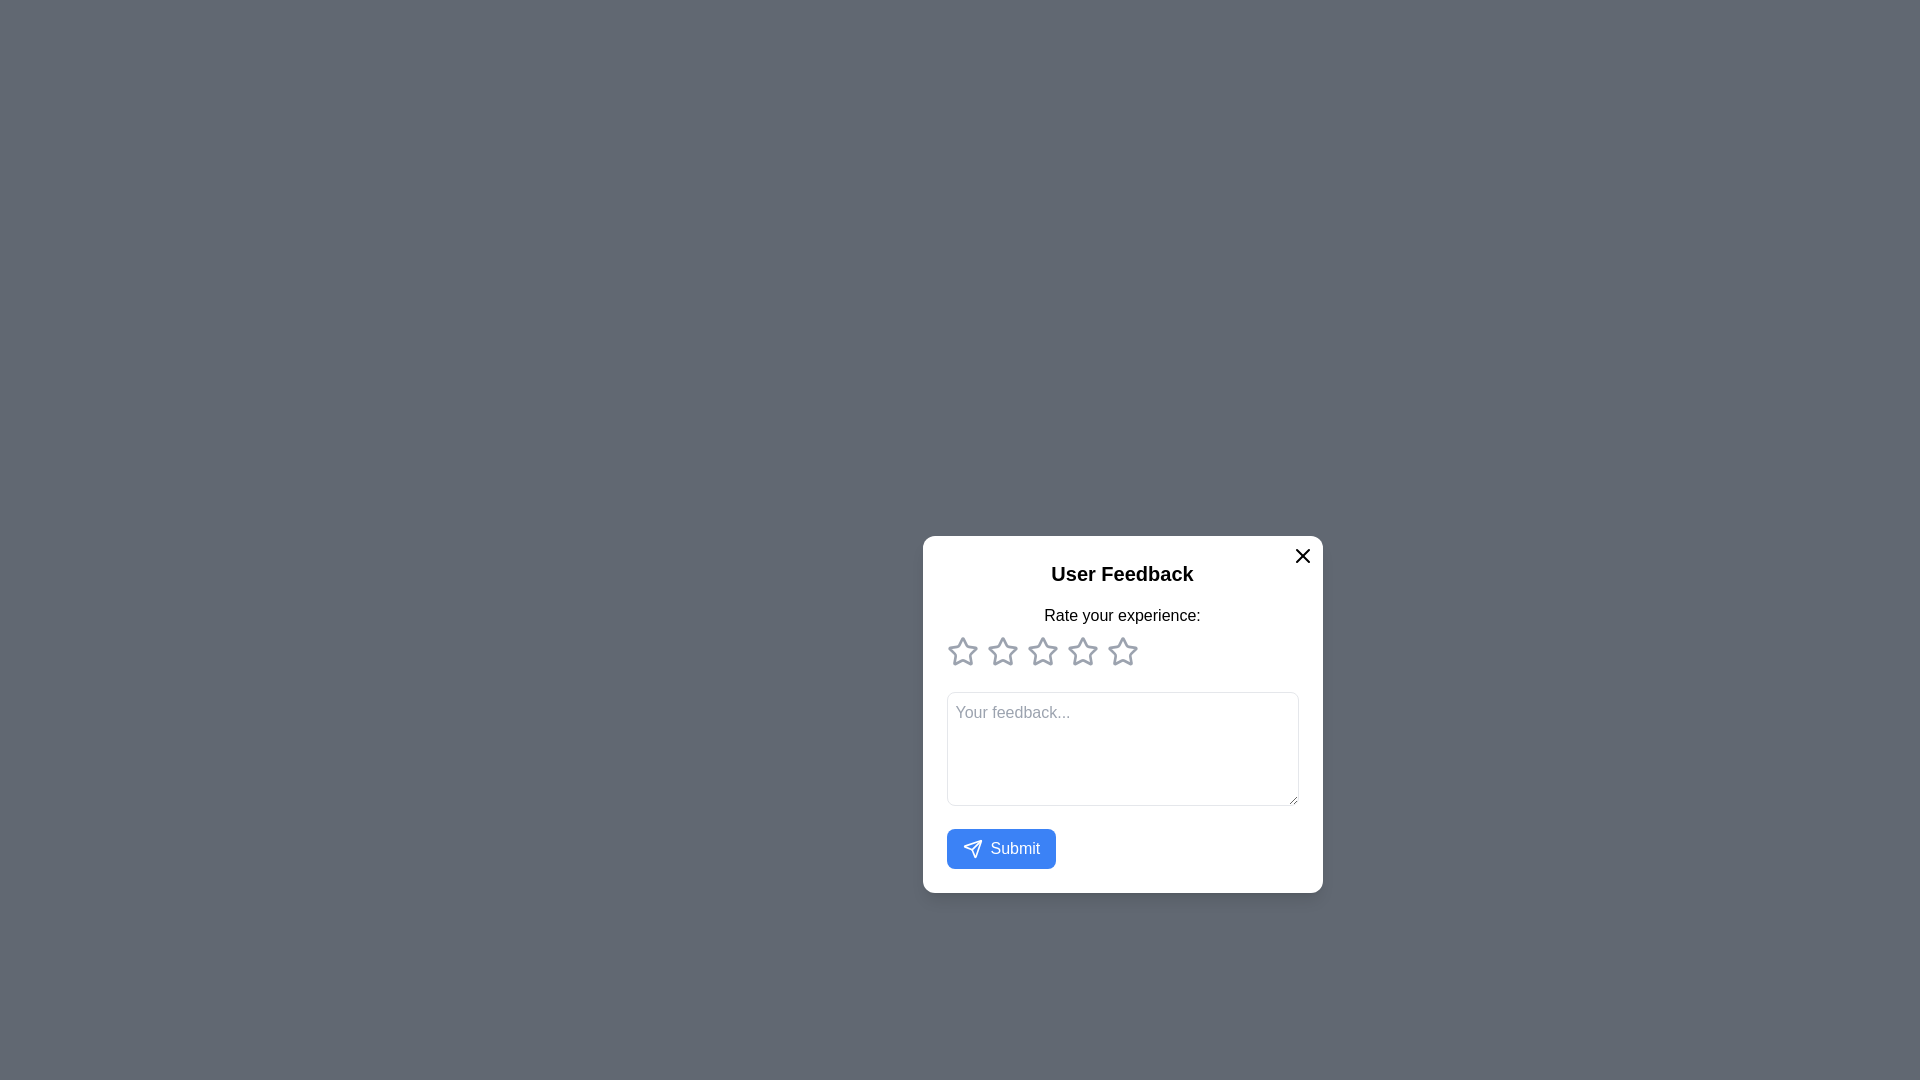 This screenshot has width=1920, height=1080. What do you see at coordinates (1122, 635) in the screenshot?
I see `the star in the Rating component located in the center of the 'User Feedback' pop-up card` at bounding box center [1122, 635].